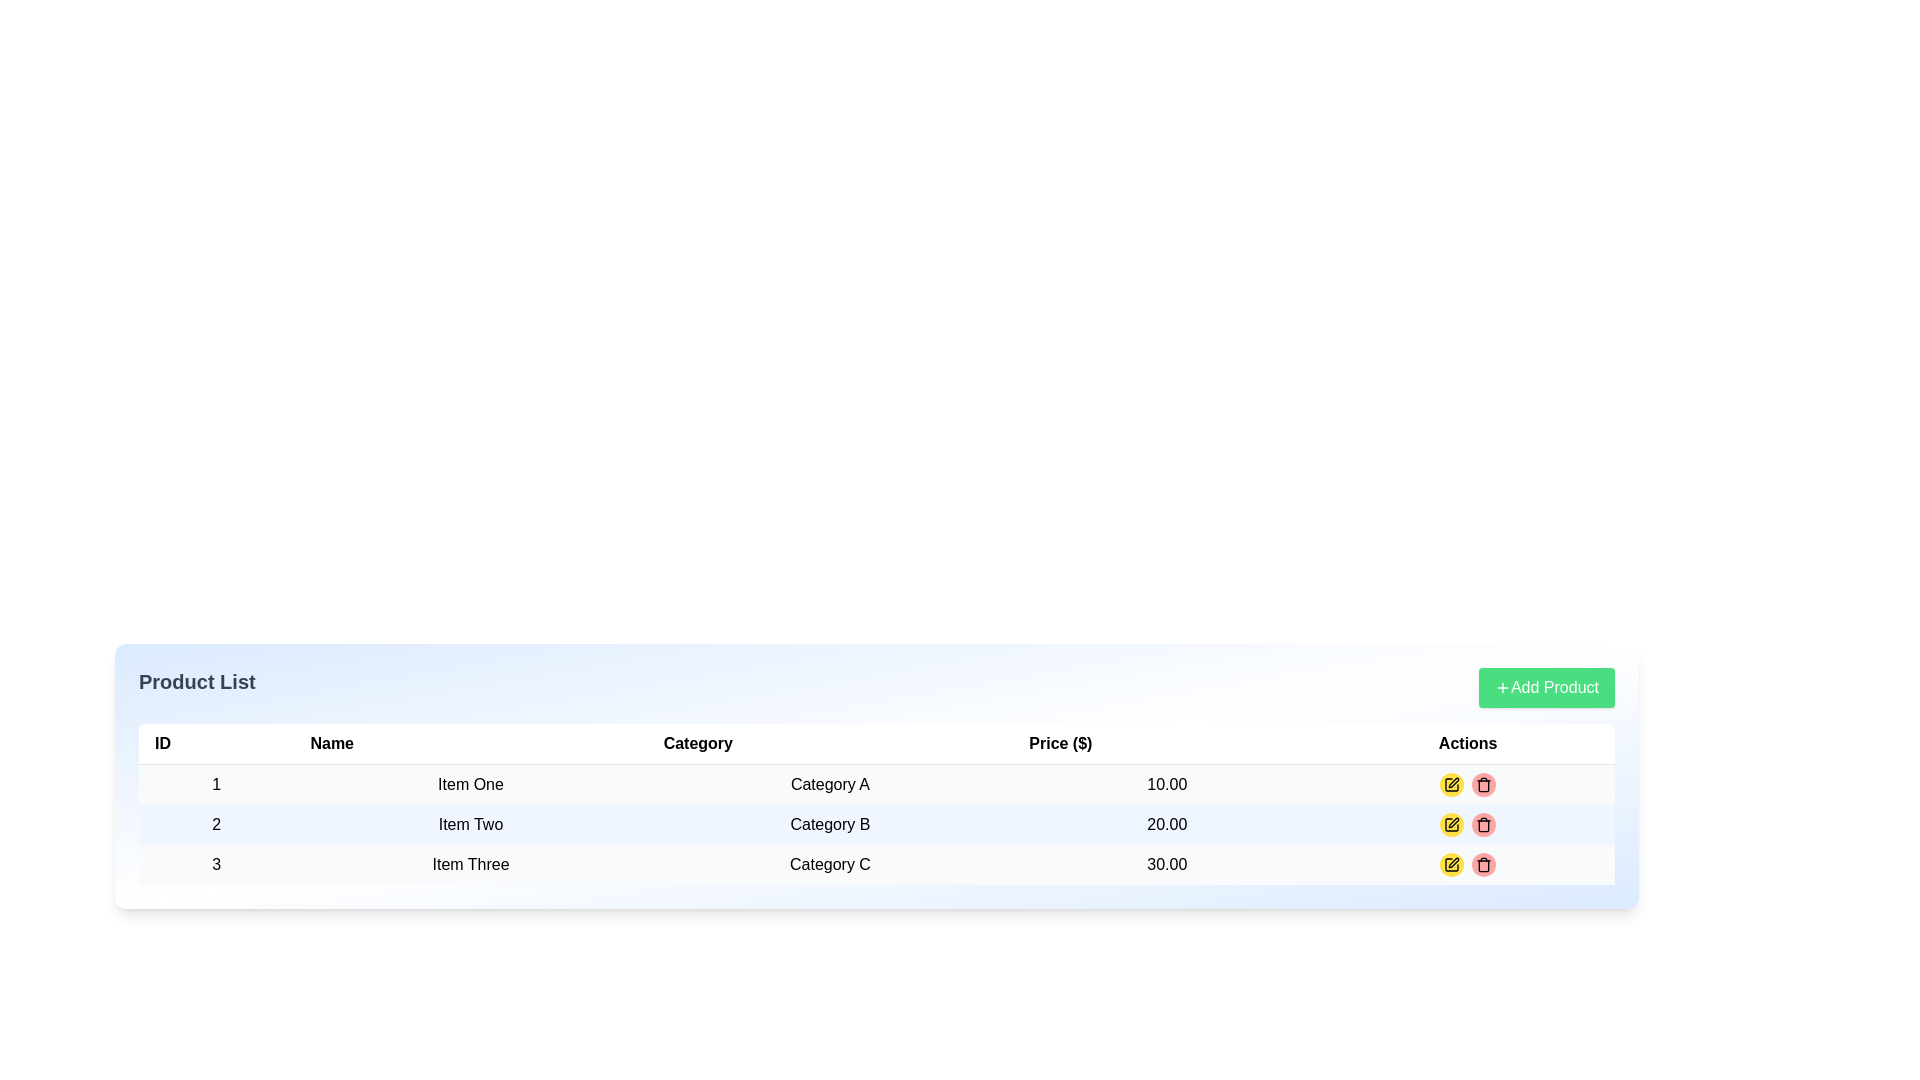 The width and height of the screenshot is (1920, 1080). What do you see at coordinates (1452, 825) in the screenshot?
I see `the edit icon resembling a square with a pen or pencil located in the 'Actions' column` at bounding box center [1452, 825].